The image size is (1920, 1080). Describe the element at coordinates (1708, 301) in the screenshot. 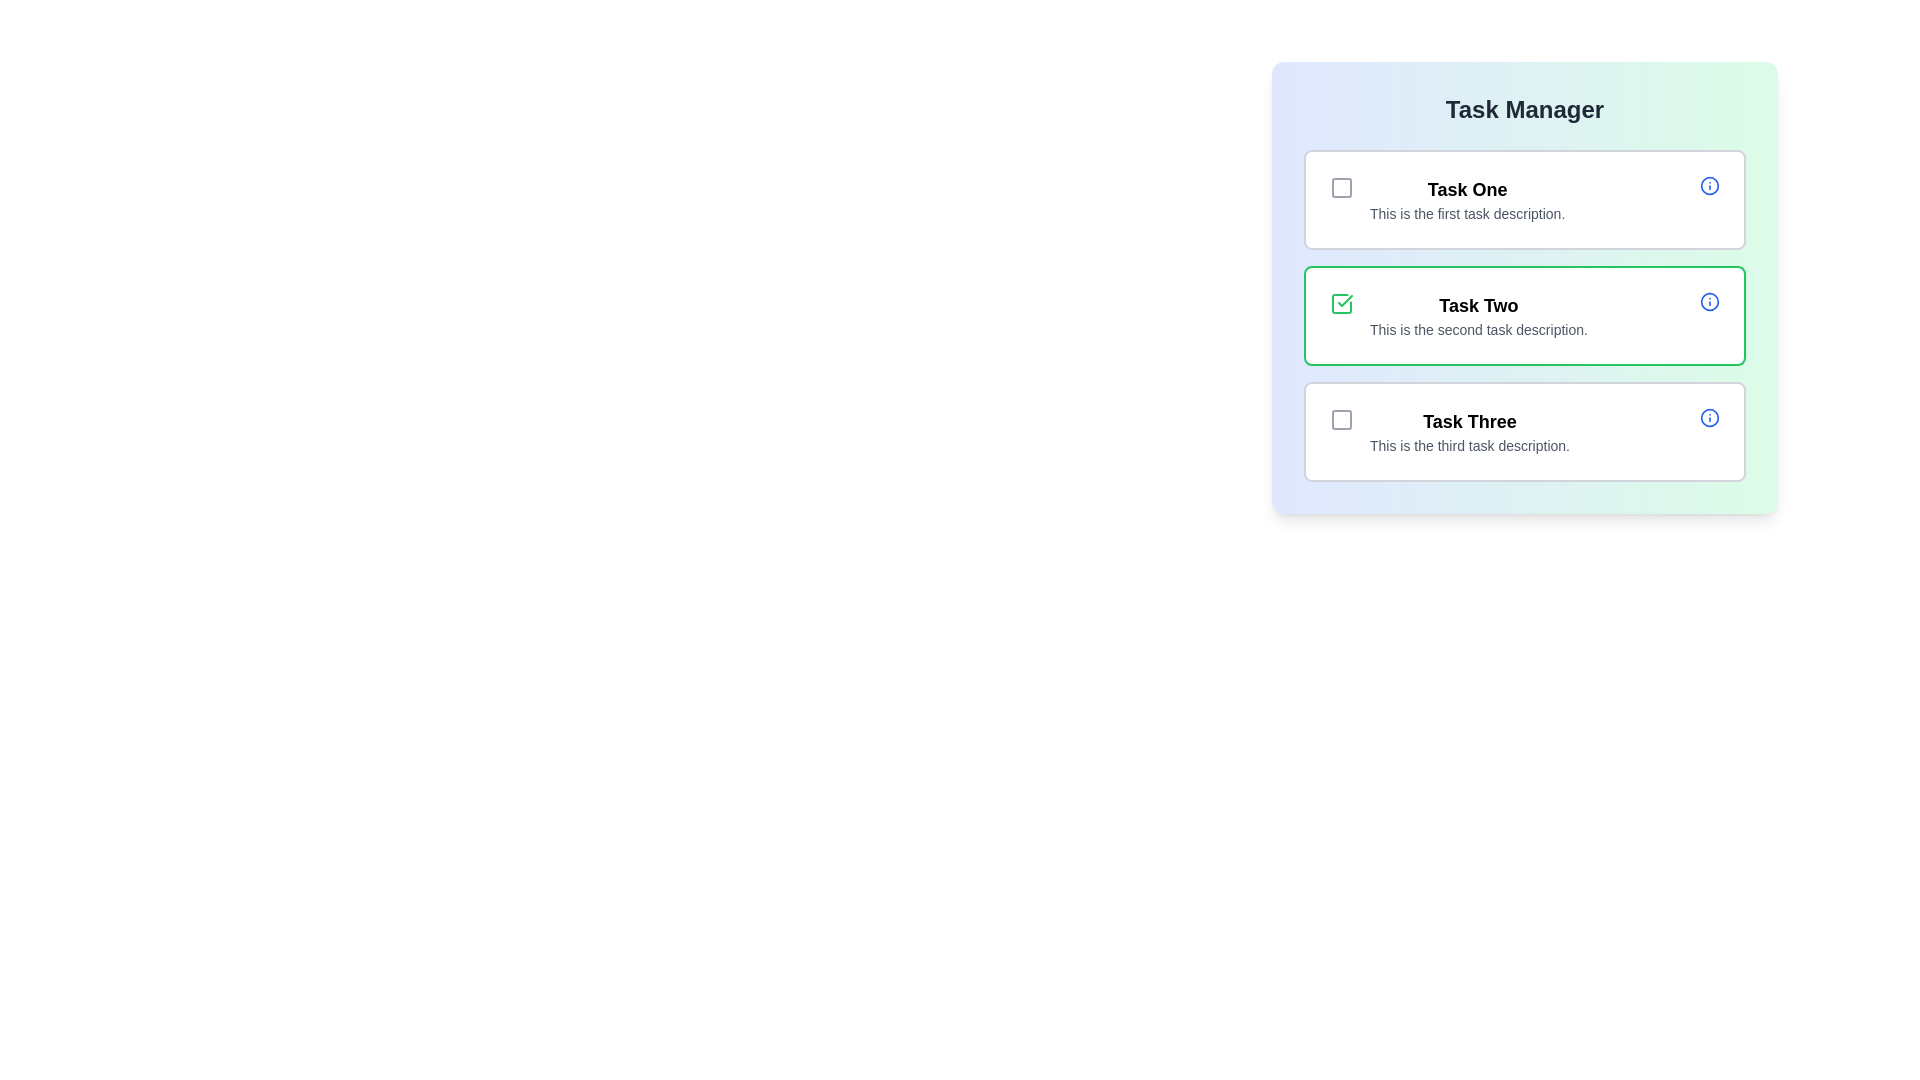

I see `the circular icon outlined in blue, resembling an information or help symbol, located at the far right of the 'Task Two' panel` at that location.